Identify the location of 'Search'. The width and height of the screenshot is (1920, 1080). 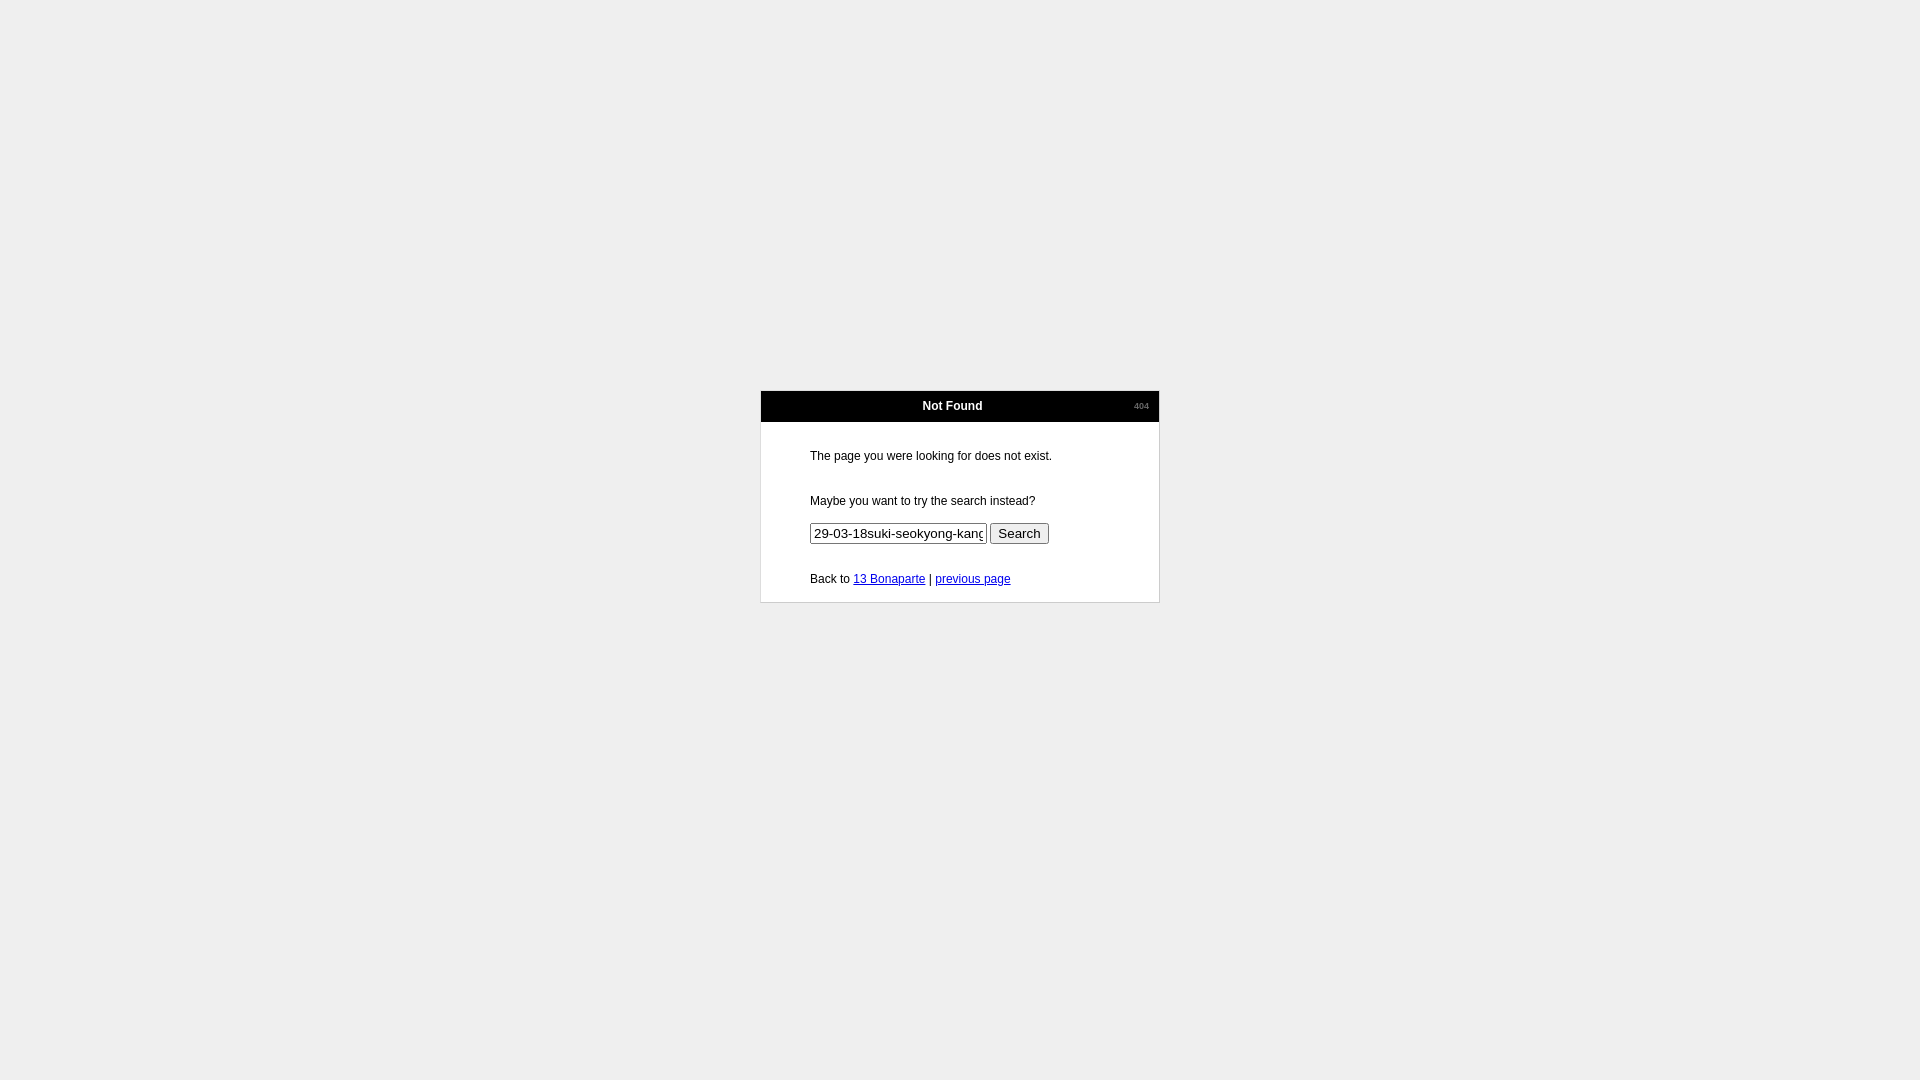
(1018, 532).